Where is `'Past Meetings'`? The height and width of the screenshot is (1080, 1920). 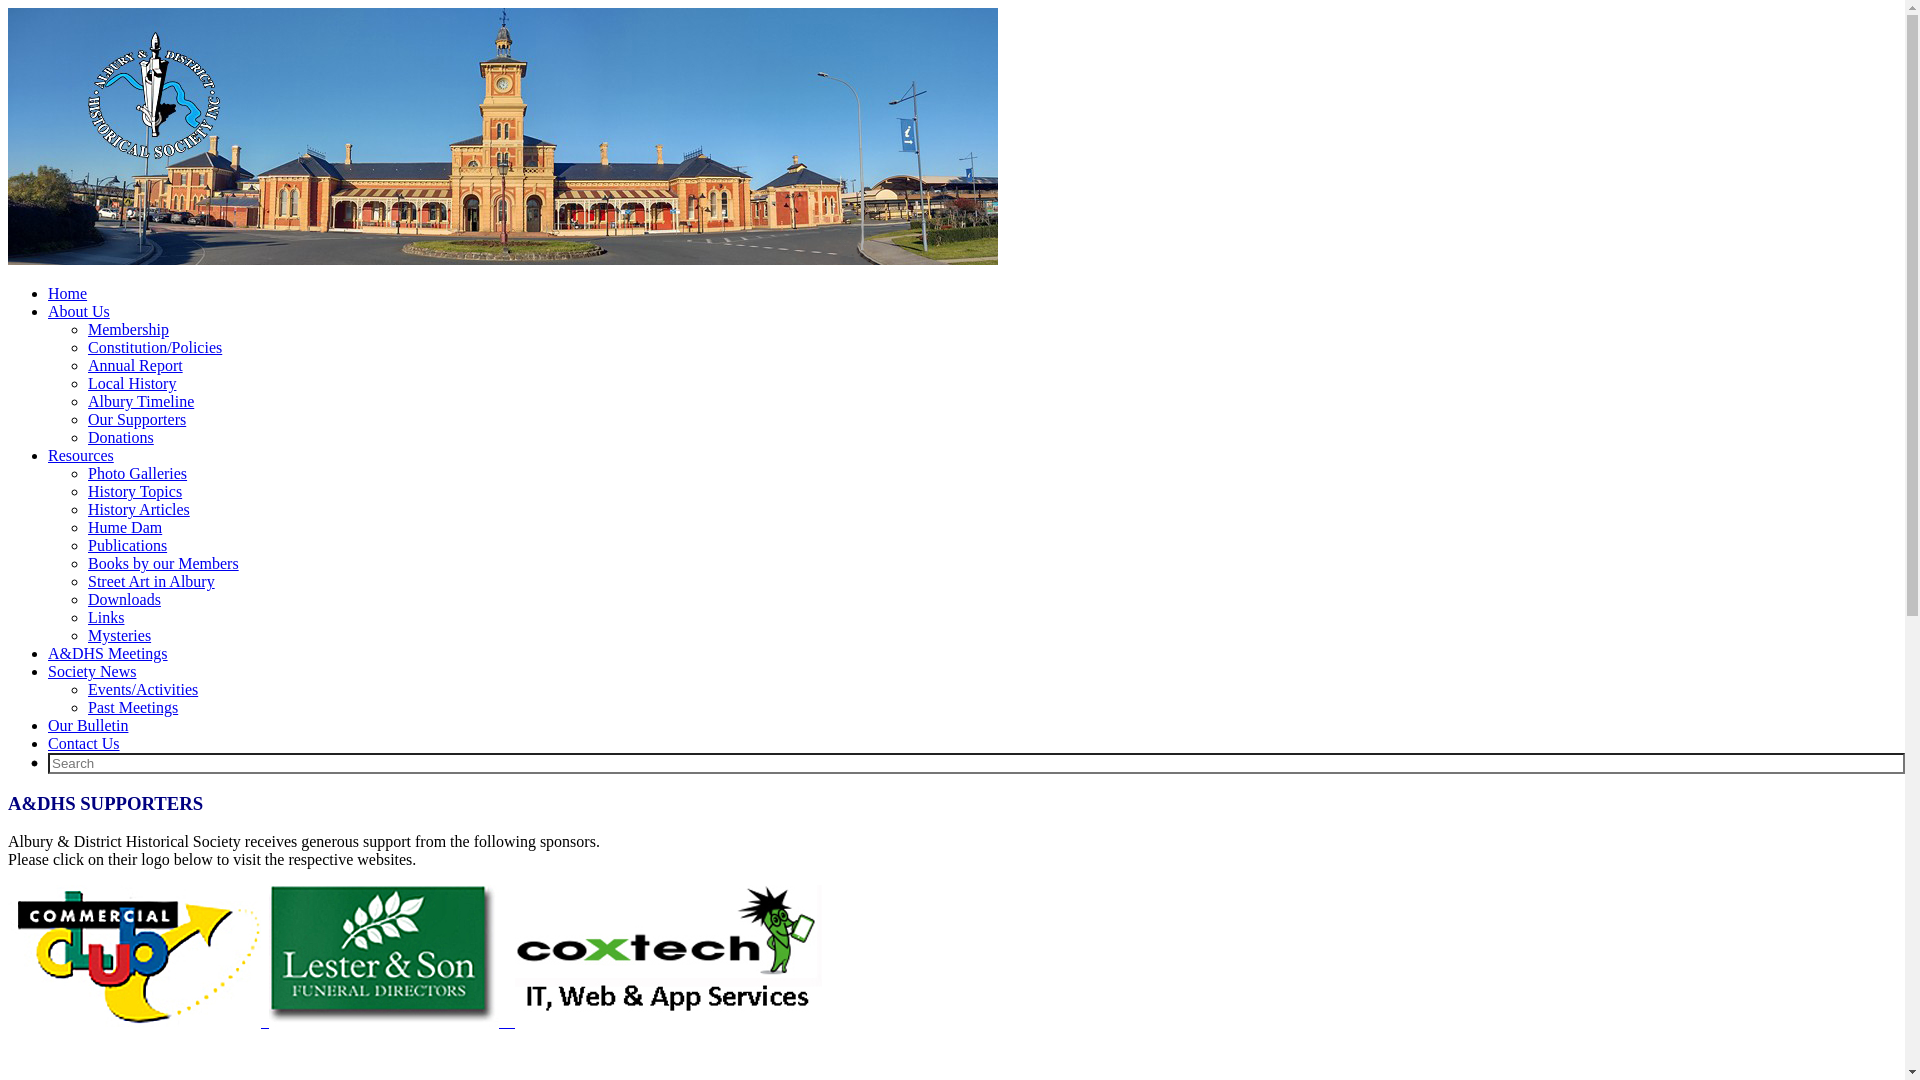 'Past Meetings' is located at coordinates (132, 706).